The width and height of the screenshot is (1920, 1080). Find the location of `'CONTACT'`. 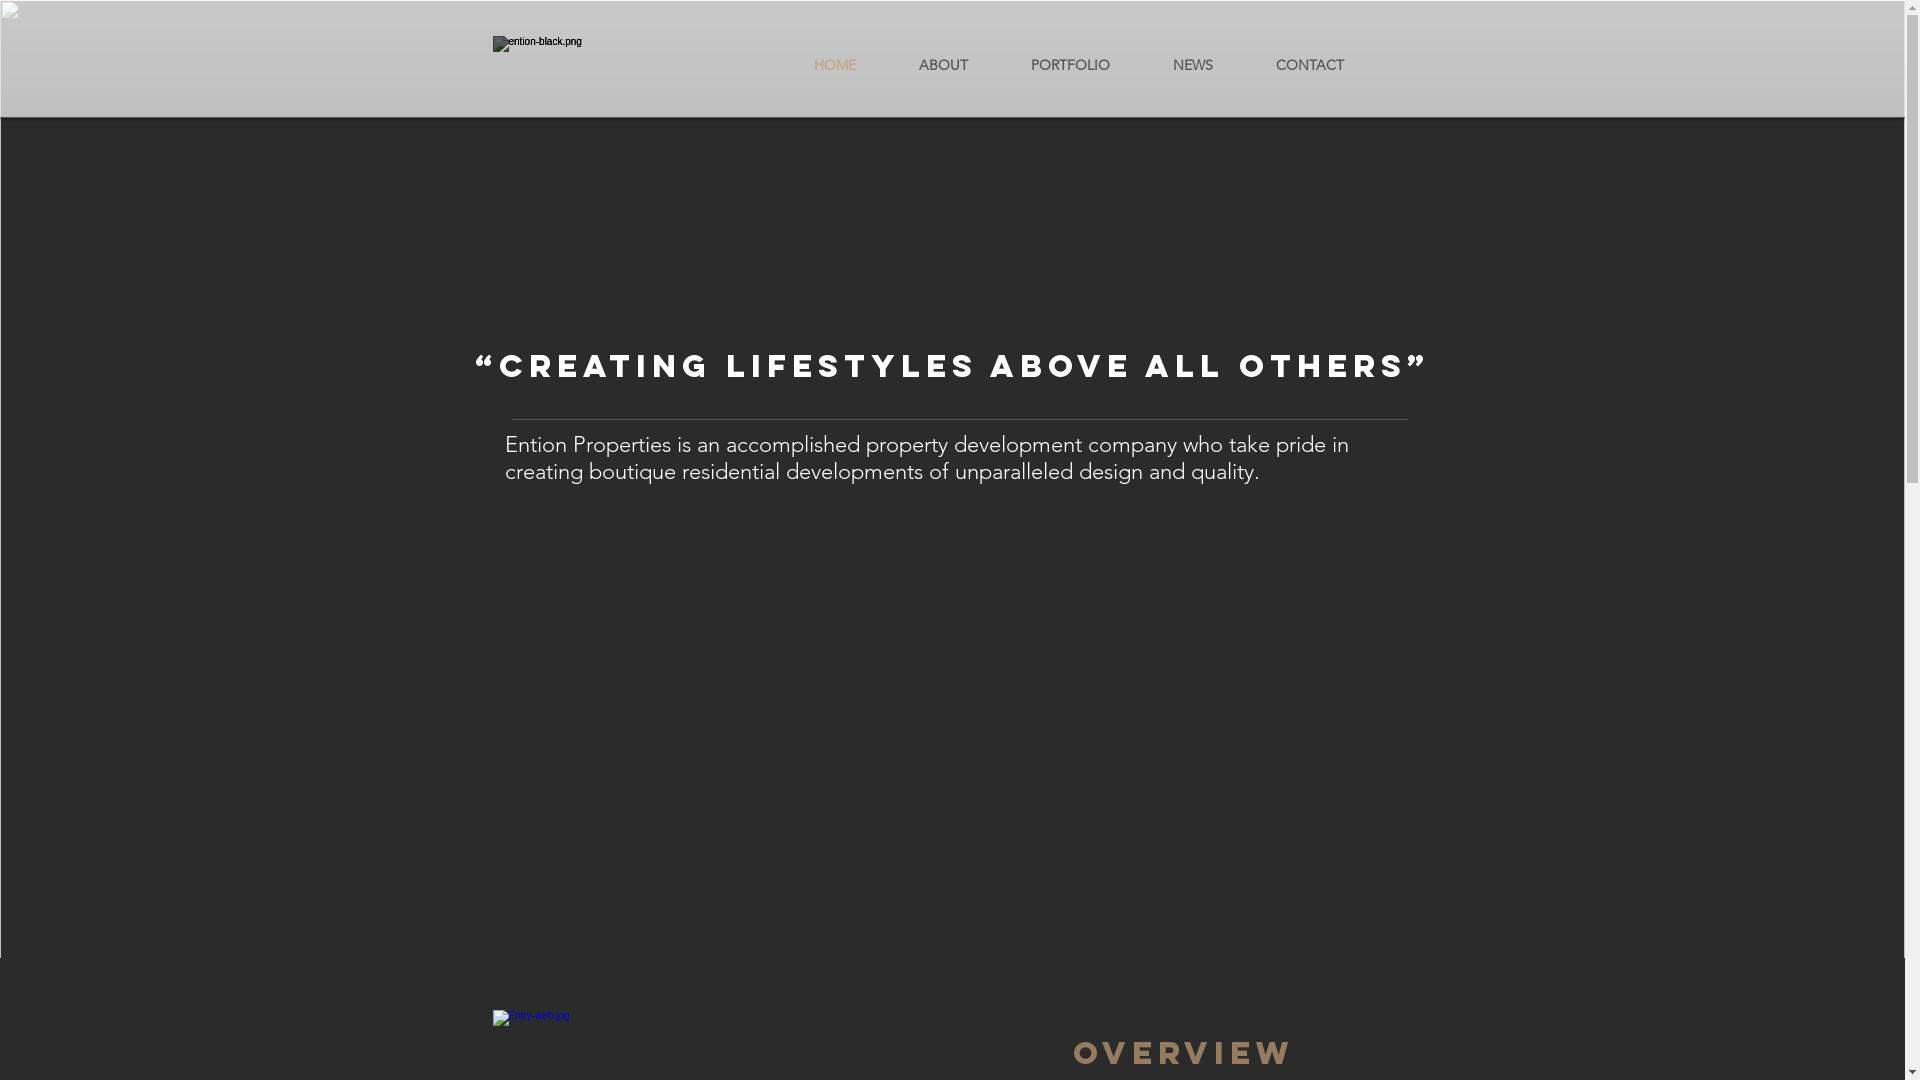

'CONTACT' is located at coordinates (1242, 64).